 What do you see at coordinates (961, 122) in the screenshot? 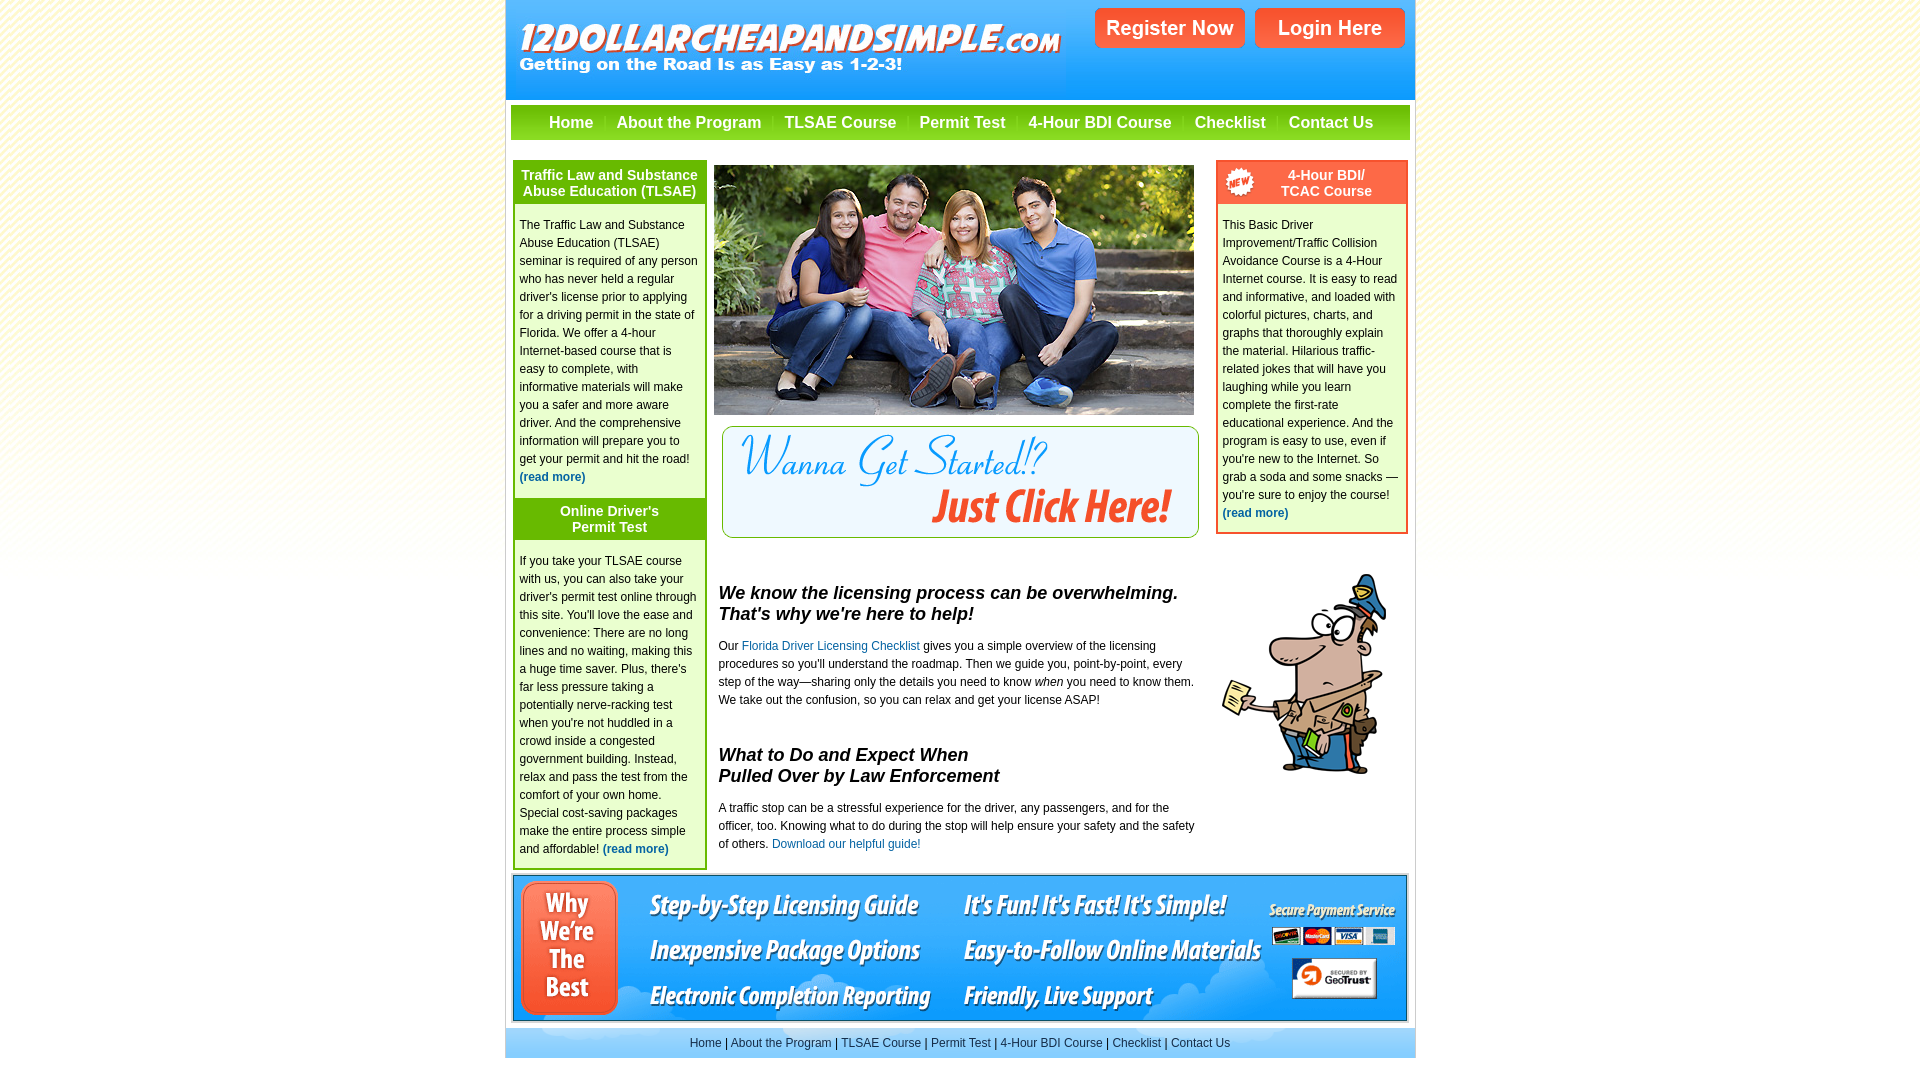
I see `'Permit Test'` at bounding box center [961, 122].